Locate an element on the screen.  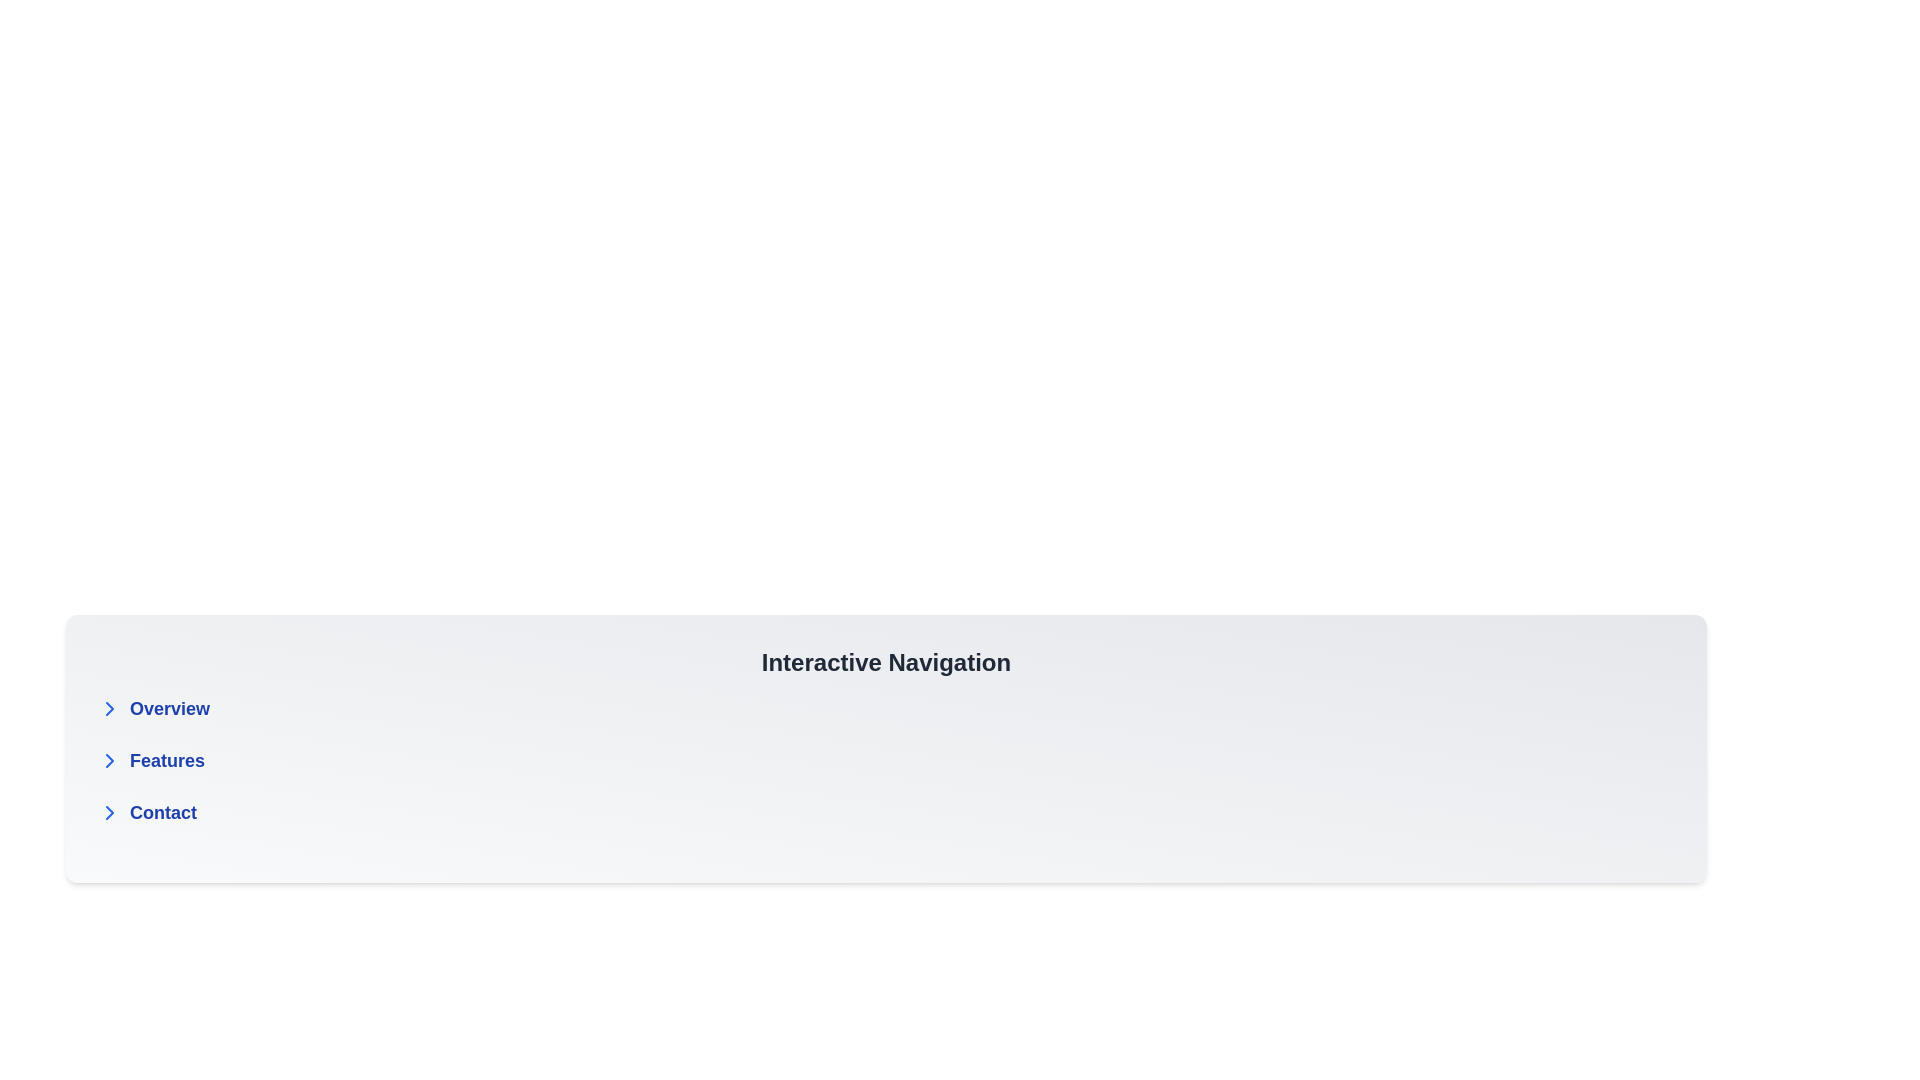
the small, right-pointing blue chevron icon located to the left of the 'Features' label in the vertical navigation menu is located at coordinates (109, 760).